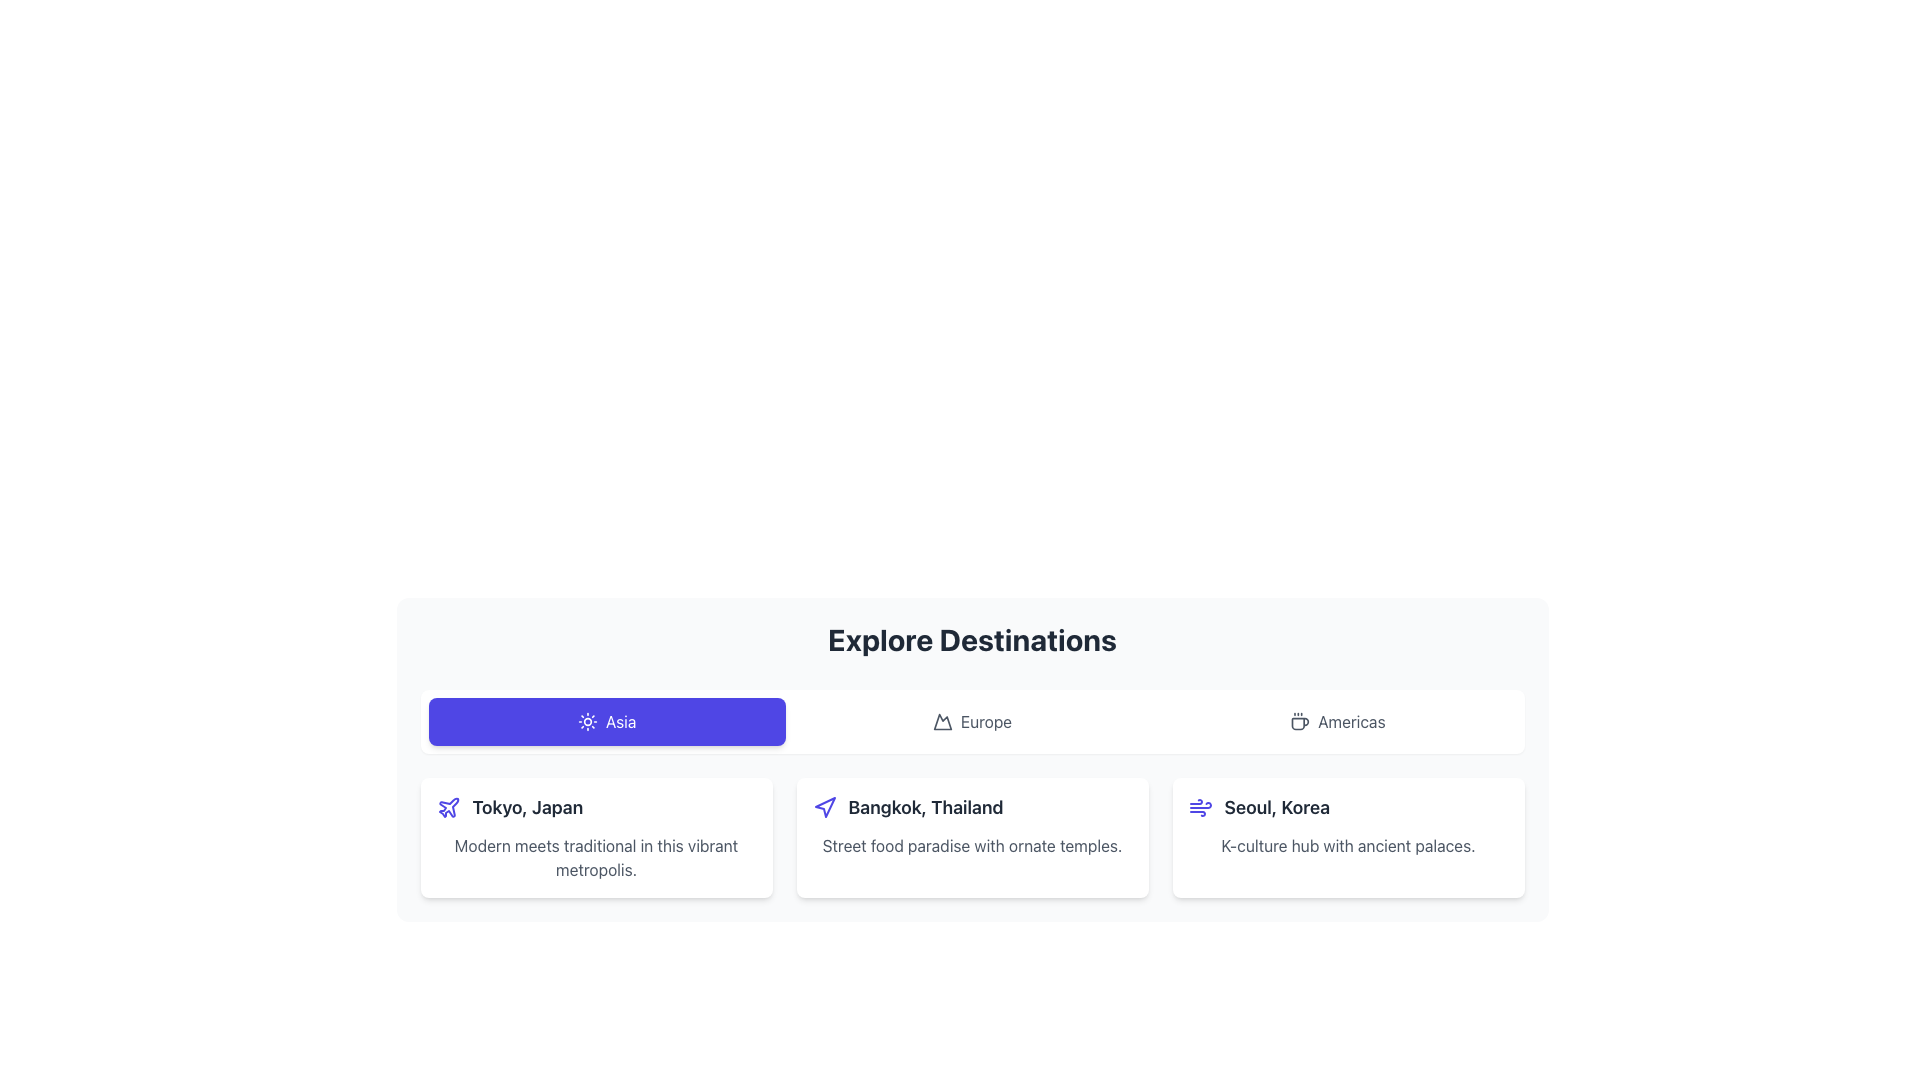 The height and width of the screenshot is (1080, 1920). Describe the element at coordinates (595, 856) in the screenshot. I see `the static text element displaying the description 'Modern meets traditional in this vibrant metropolis.' located below the title 'Tokyo, Japan' in the card layout` at that location.